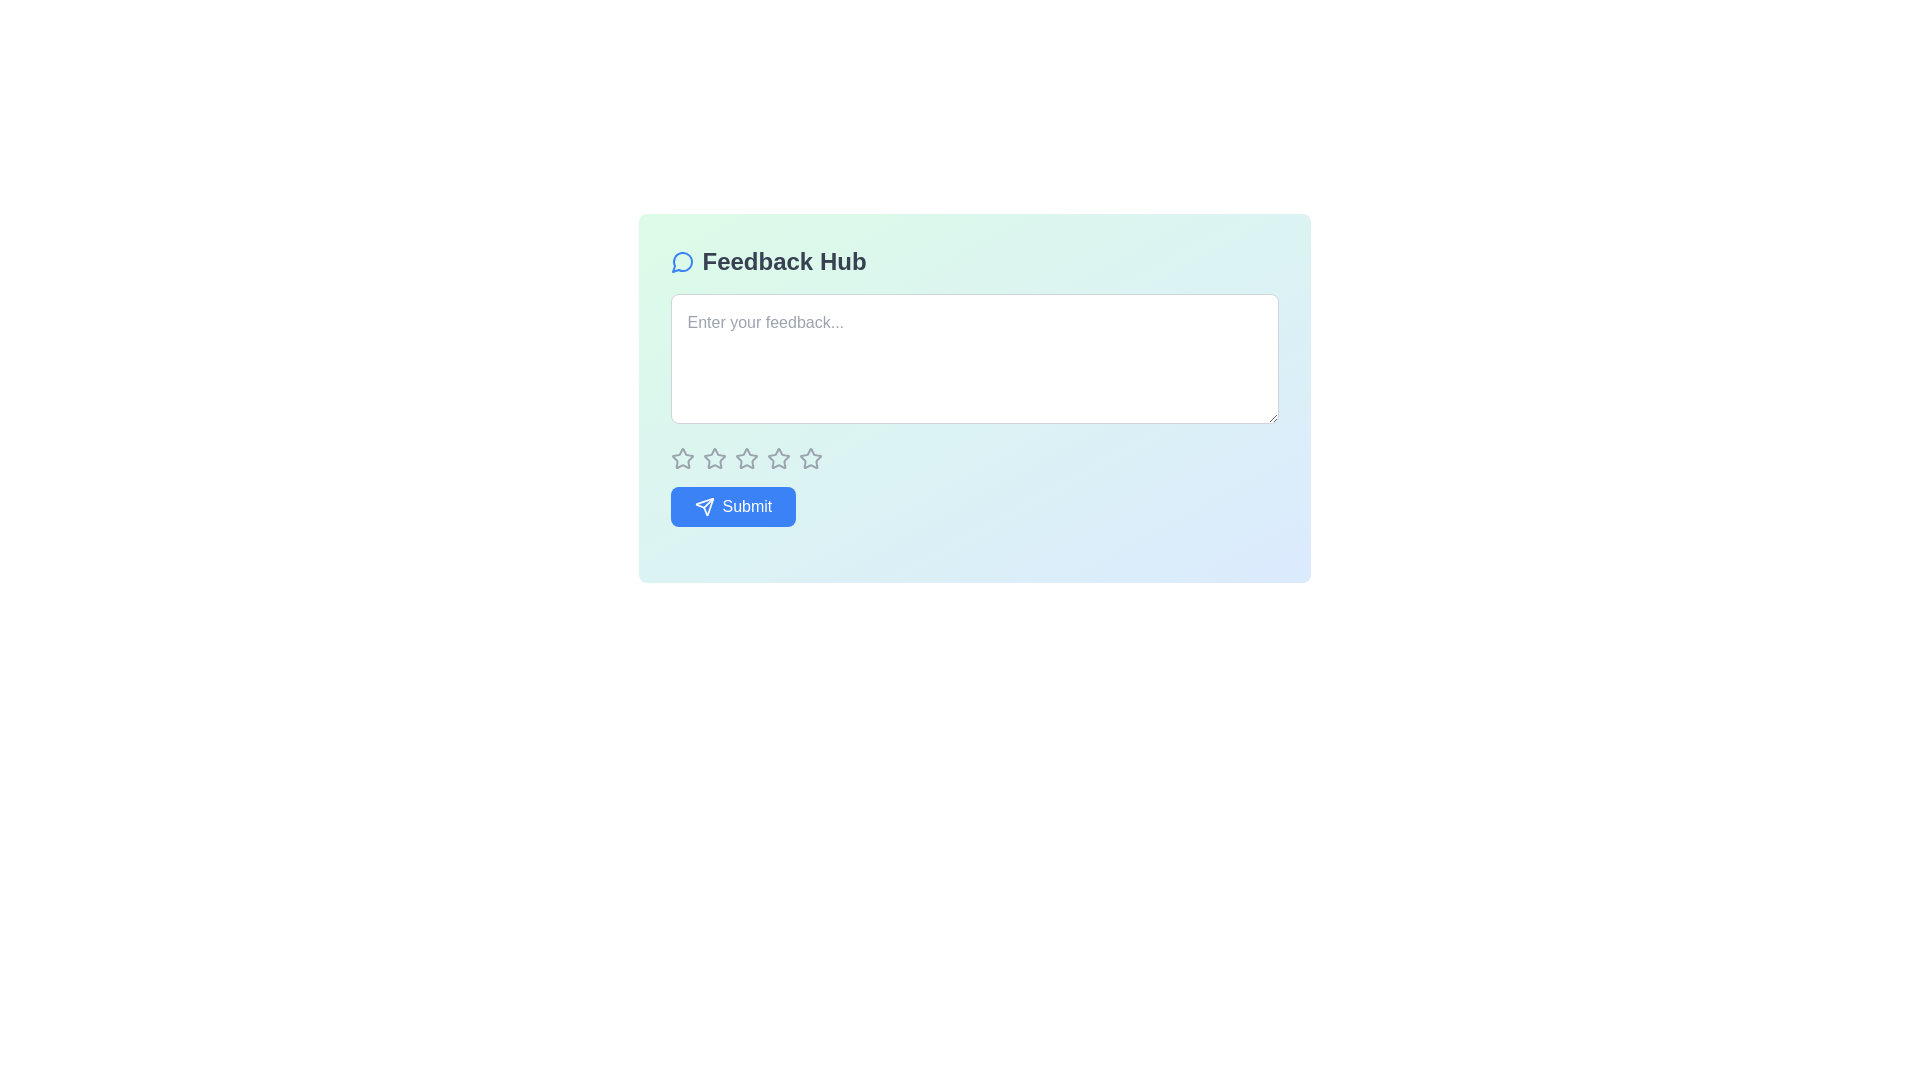 Image resolution: width=1920 pixels, height=1080 pixels. I want to click on the paper airplane icon, which is the leftmost element of the 'Submit' button at the bottom of the feedback card interface, for visual feedback, so click(704, 505).